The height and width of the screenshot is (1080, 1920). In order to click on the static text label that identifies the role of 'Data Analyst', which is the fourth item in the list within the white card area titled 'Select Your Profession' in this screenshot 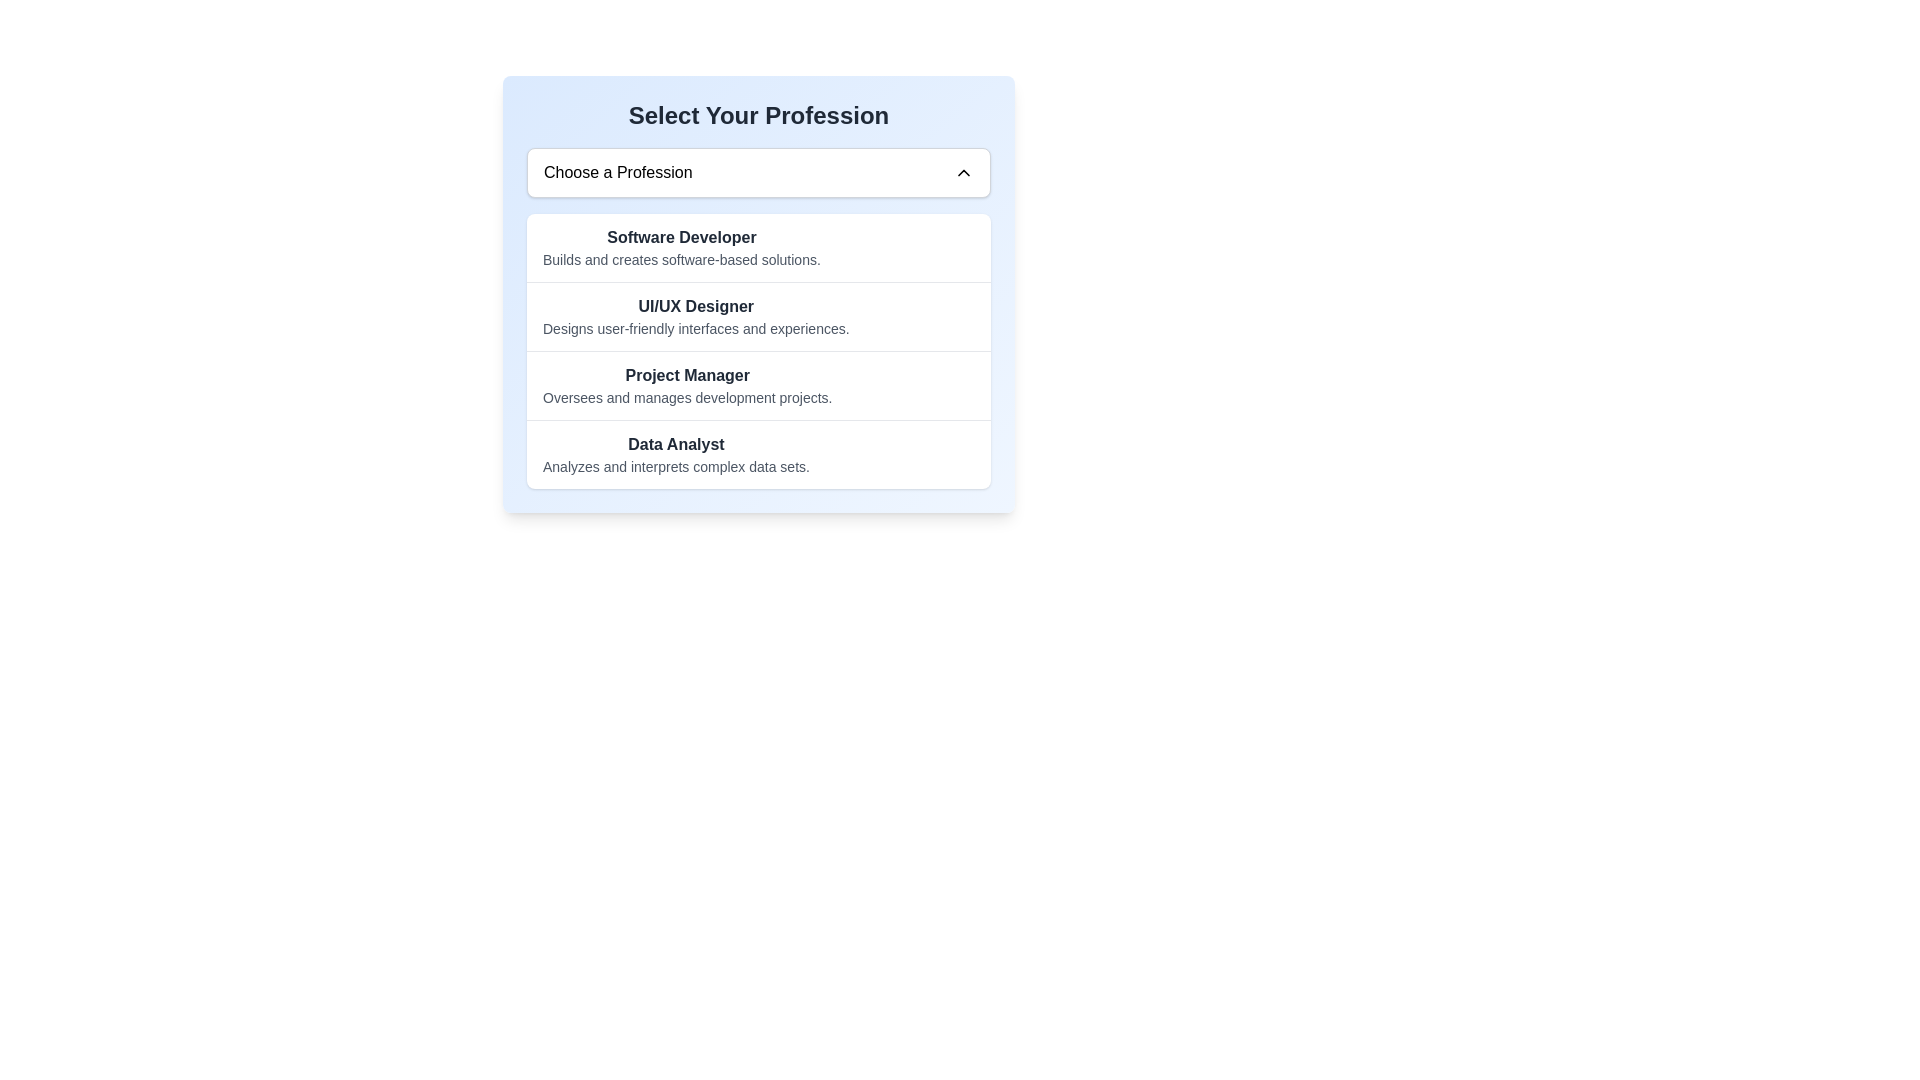, I will do `click(757, 454)`.